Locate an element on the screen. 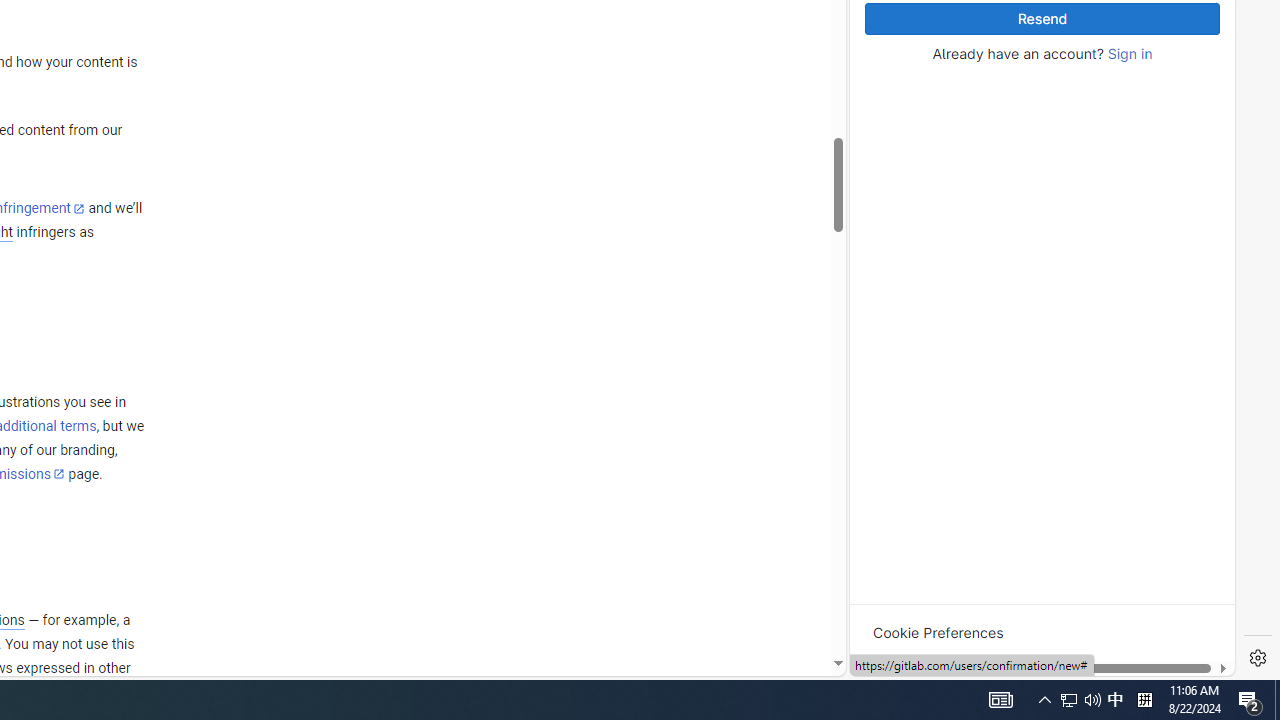 Image resolution: width=1280 pixels, height=720 pixels. 'Resend' is located at coordinates (1041, 19).